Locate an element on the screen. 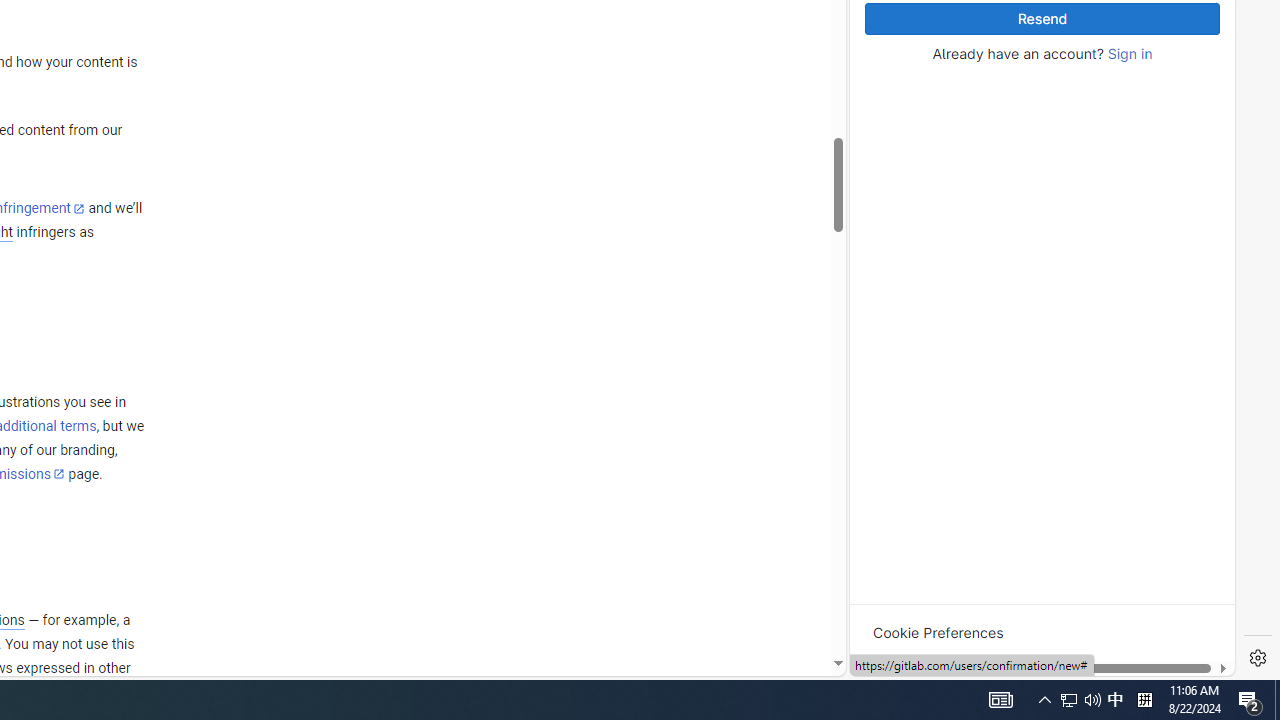 Image resolution: width=1280 pixels, height=720 pixels. 'Resend' is located at coordinates (1041, 19).